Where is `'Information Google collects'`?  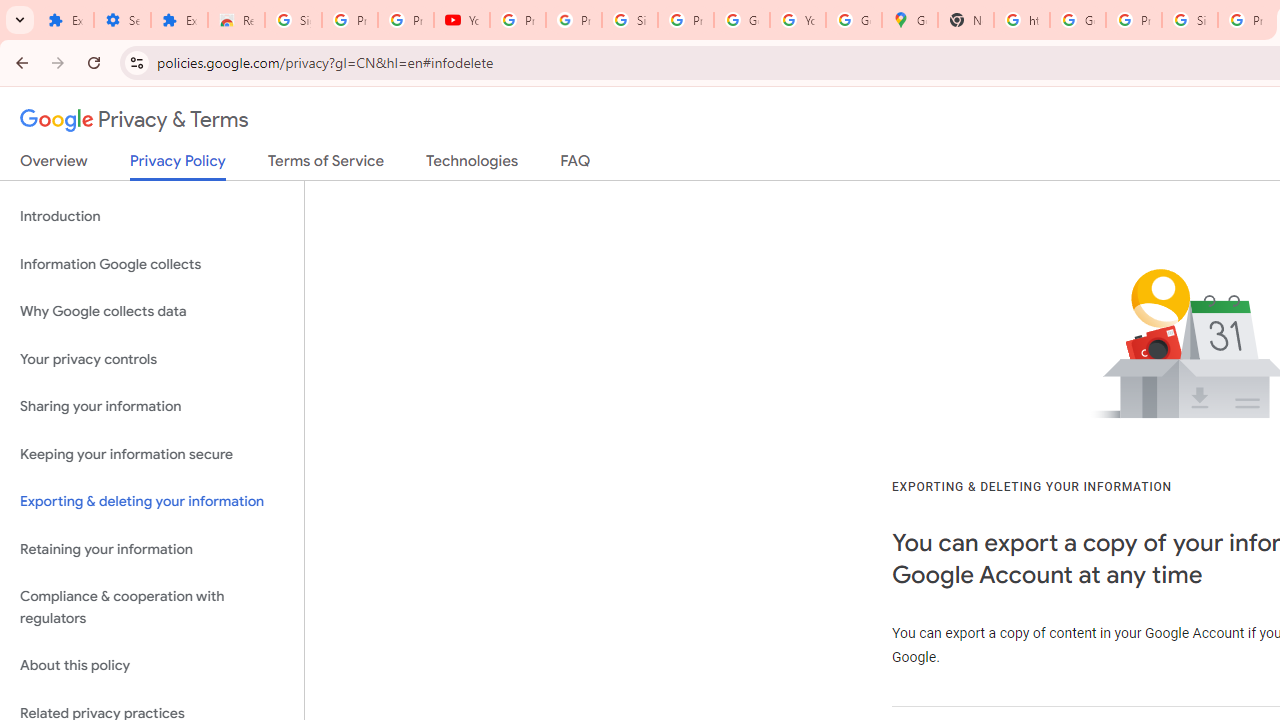
'Information Google collects' is located at coordinates (151, 263).